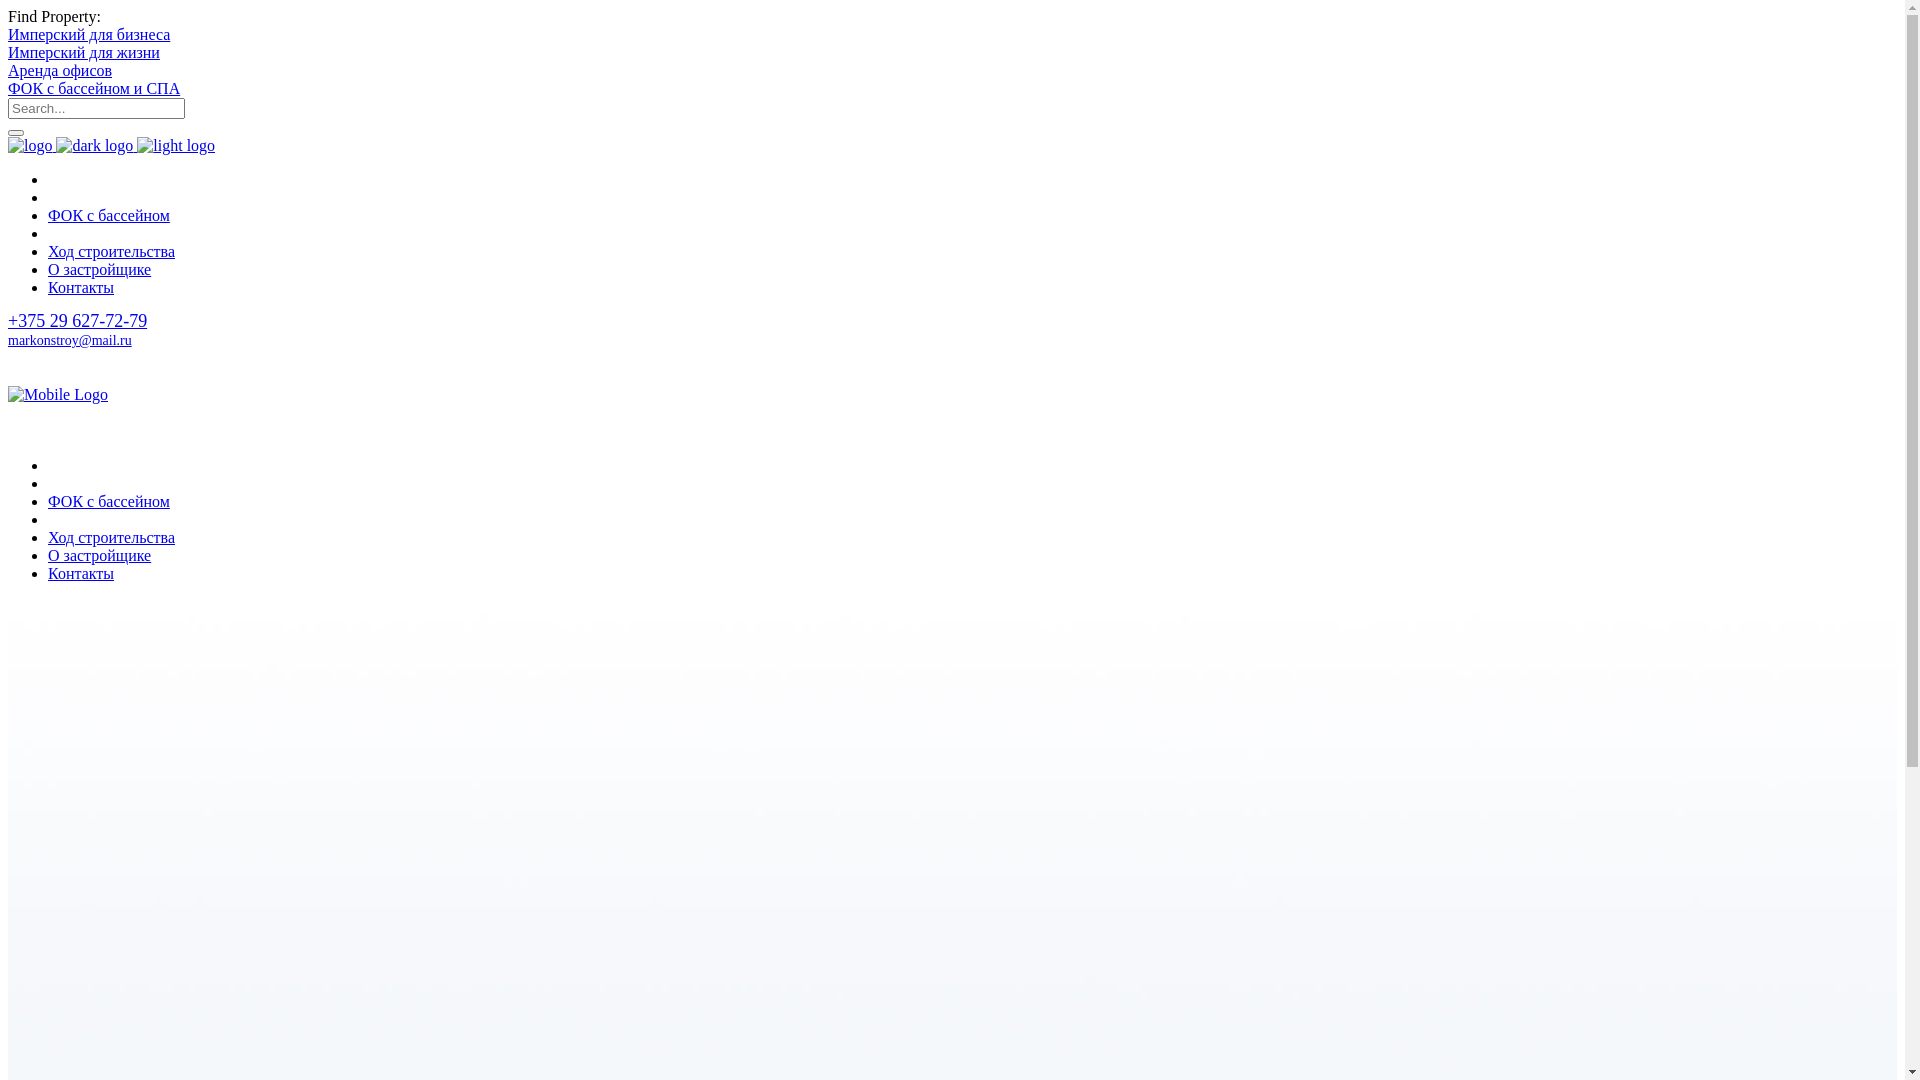  Describe the element at coordinates (8, 319) in the screenshot. I see `'+375 29 627-72-79'` at that location.